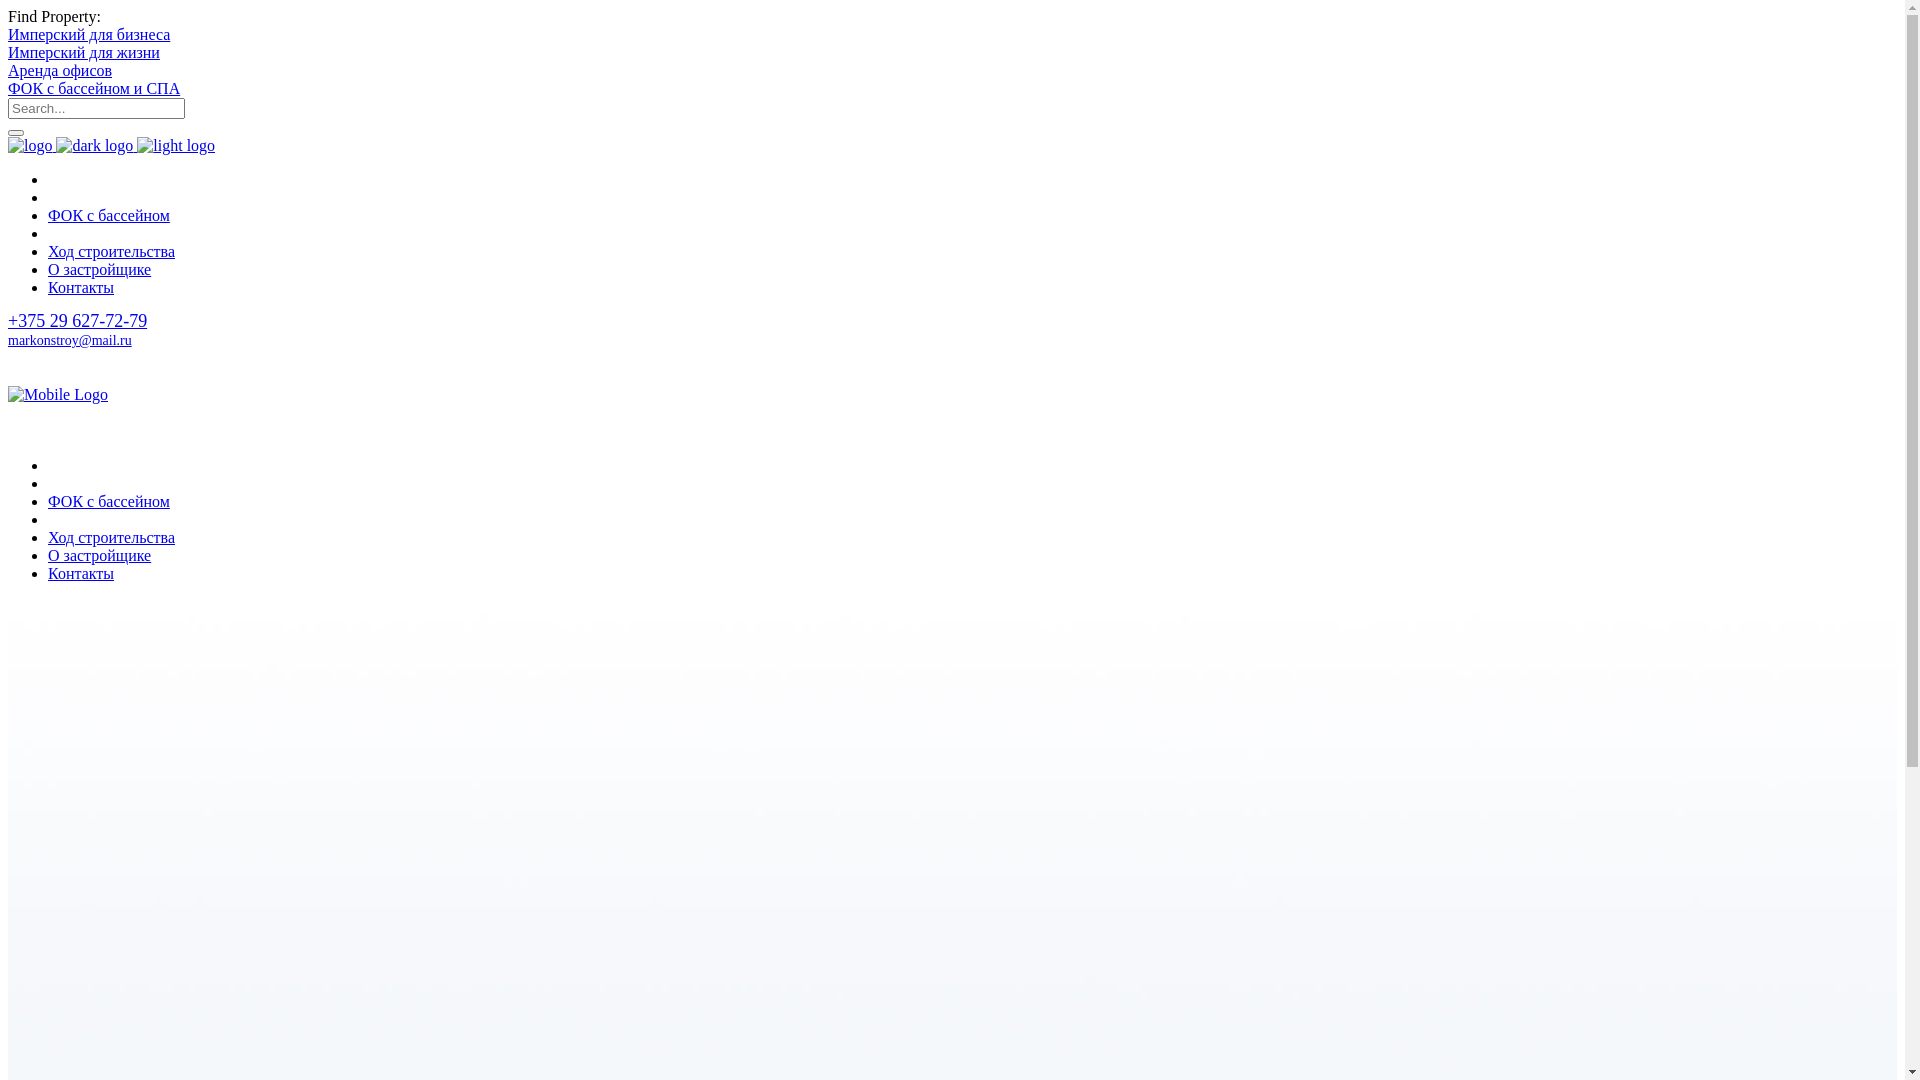  Describe the element at coordinates (8, 319) in the screenshot. I see `'+375 29 627-72-79'` at that location.